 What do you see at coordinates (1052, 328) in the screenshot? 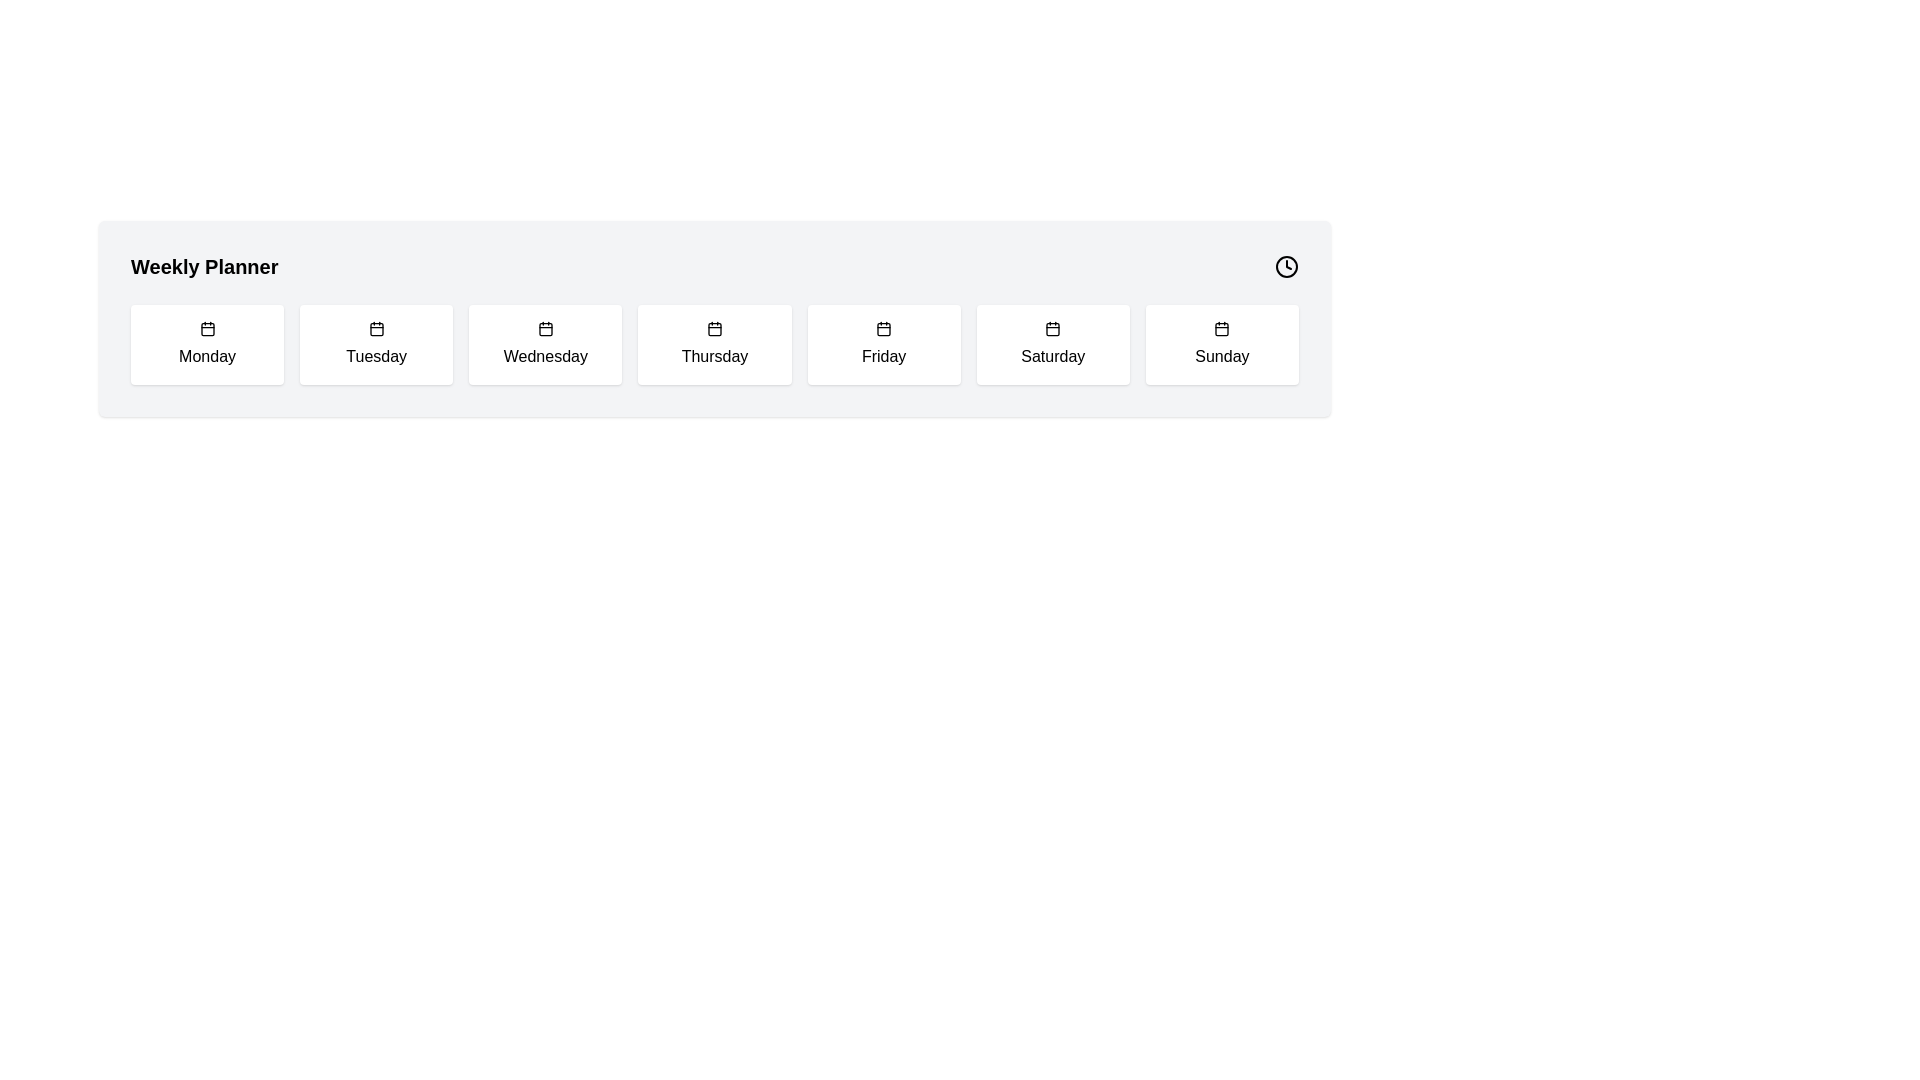
I see `the 'Saturday' icon in the weekly calendar` at bounding box center [1052, 328].